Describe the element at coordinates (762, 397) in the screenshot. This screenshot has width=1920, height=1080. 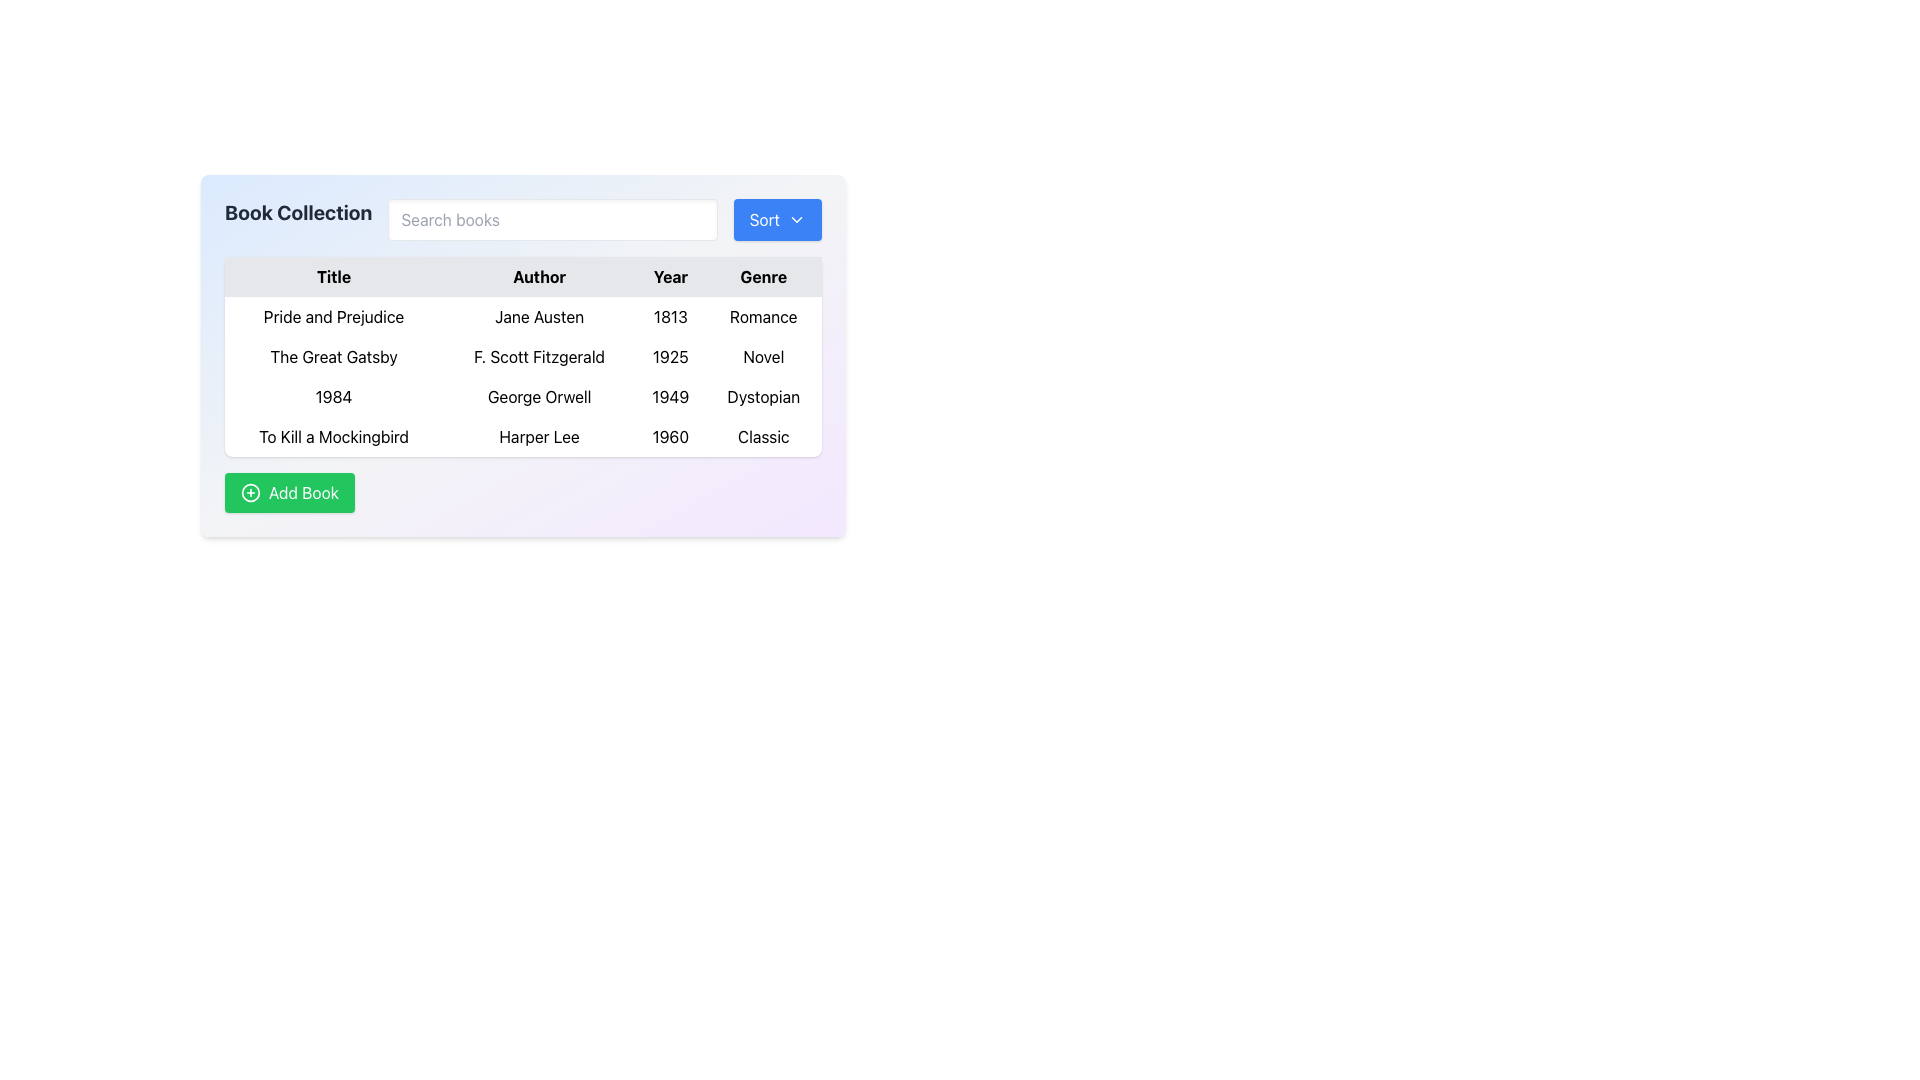
I see `the text label displaying 'Dystopian' in black font, located in the 'Genre' column for the book '1984' by George Orwell` at that location.